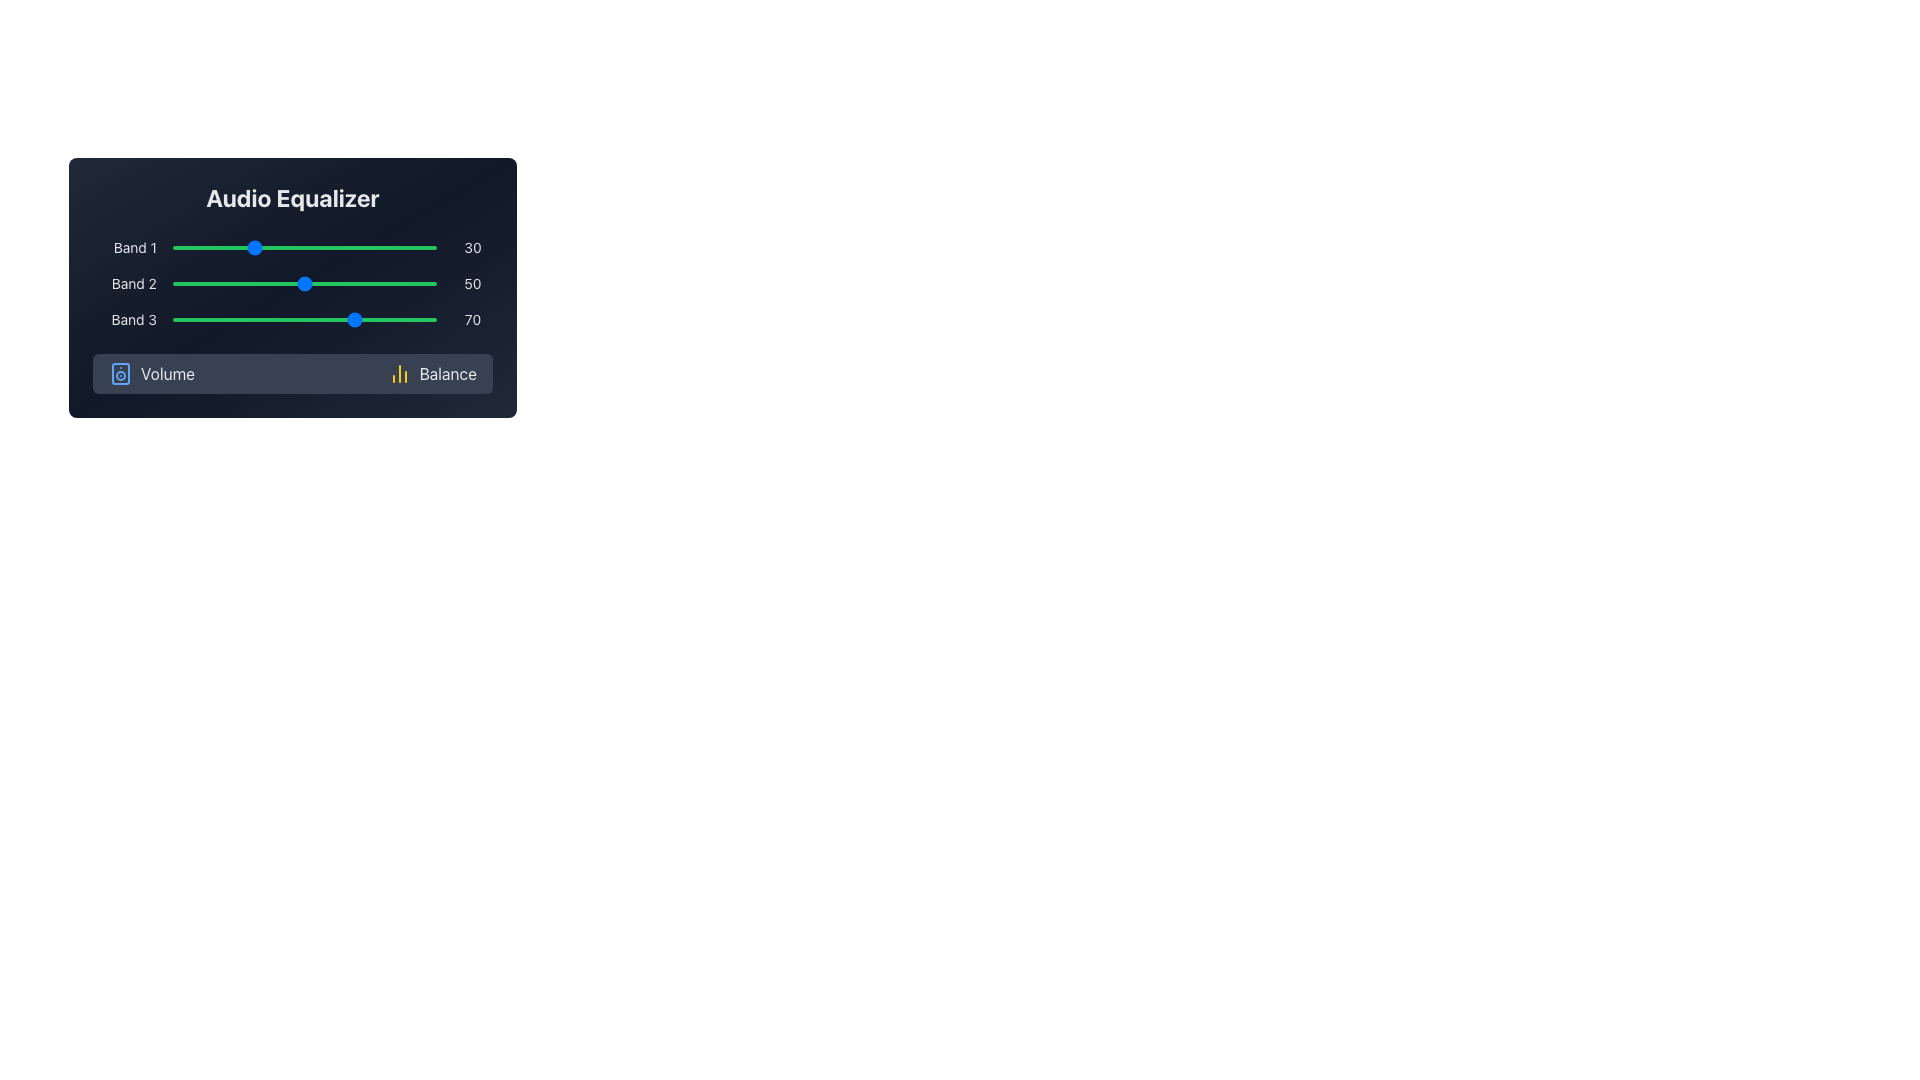 The width and height of the screenshot is (1920, 1080). I want to click on the slider labeled 'Band 1', so click(259, 246).